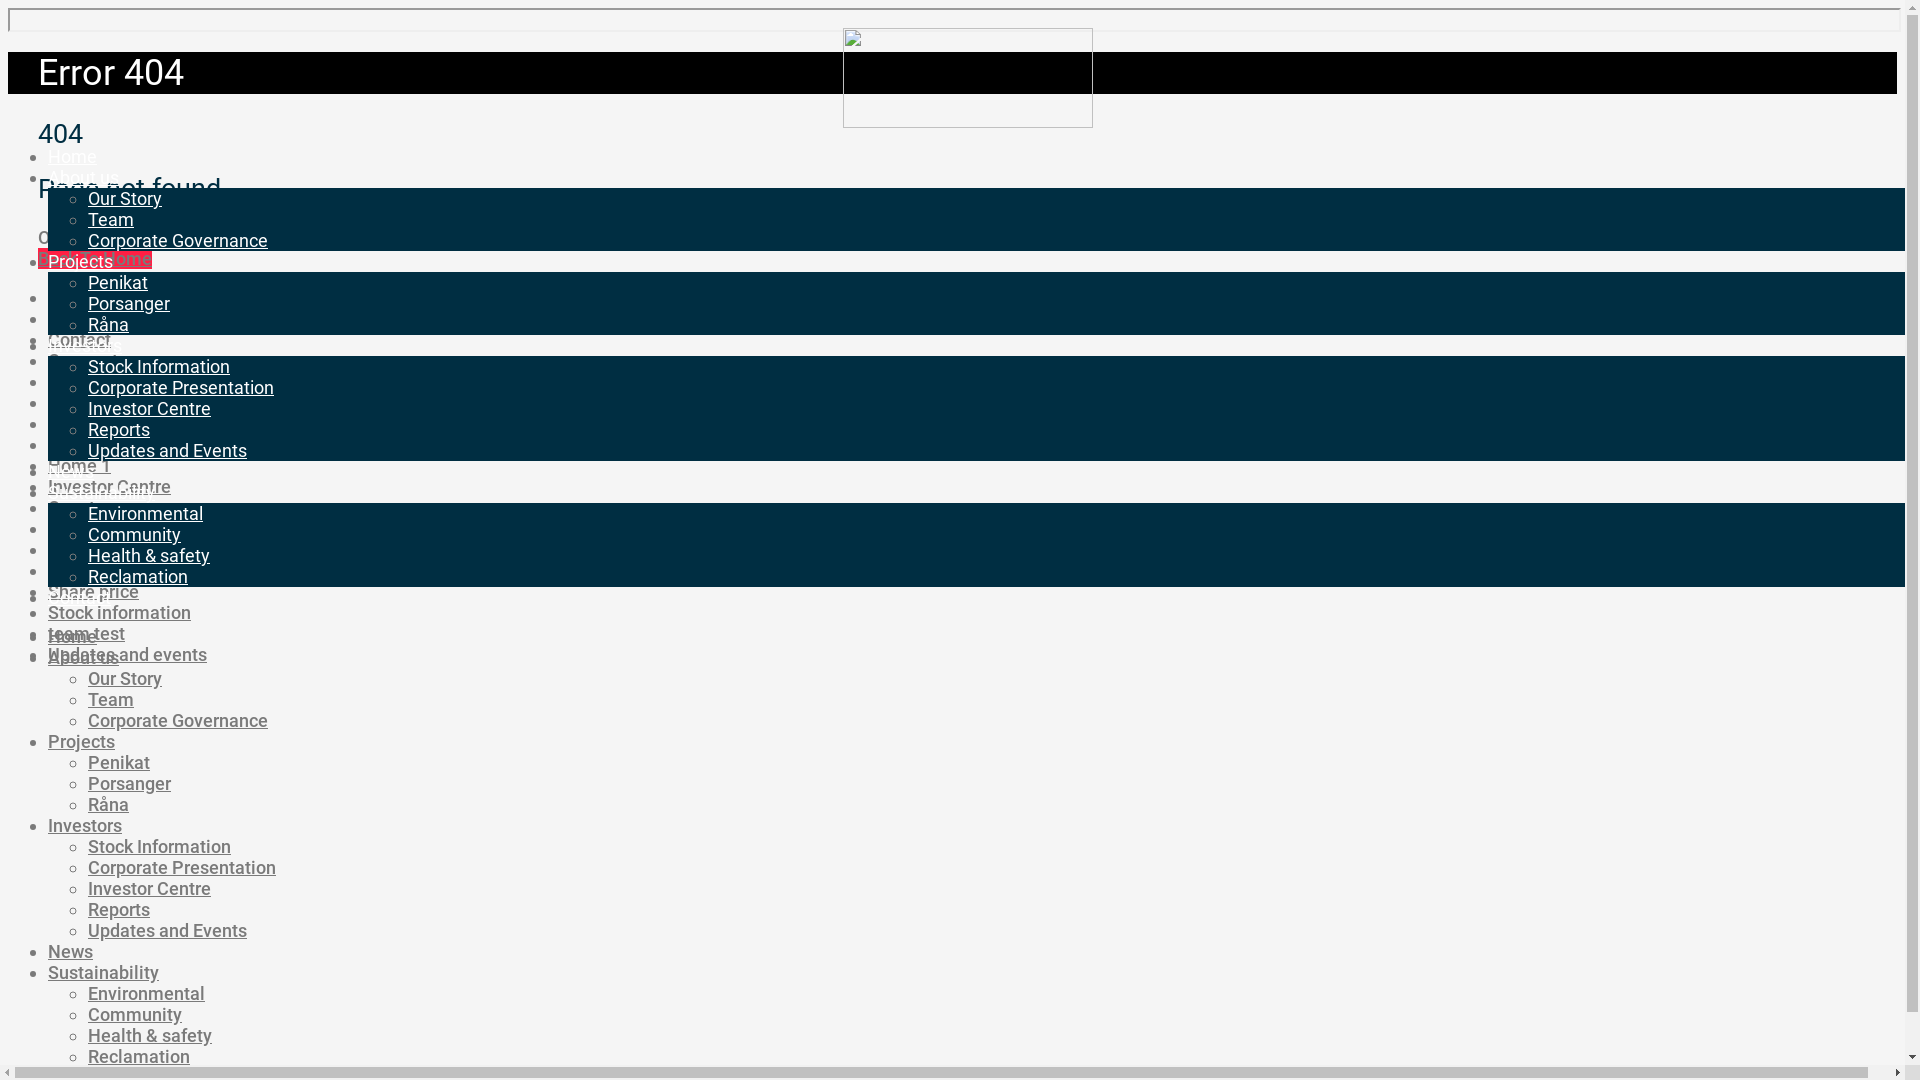 The image size is (1920, 1080). Describe the element at coordinates (118, 762) in the screenshot. I see `'Penikat'` at that location.